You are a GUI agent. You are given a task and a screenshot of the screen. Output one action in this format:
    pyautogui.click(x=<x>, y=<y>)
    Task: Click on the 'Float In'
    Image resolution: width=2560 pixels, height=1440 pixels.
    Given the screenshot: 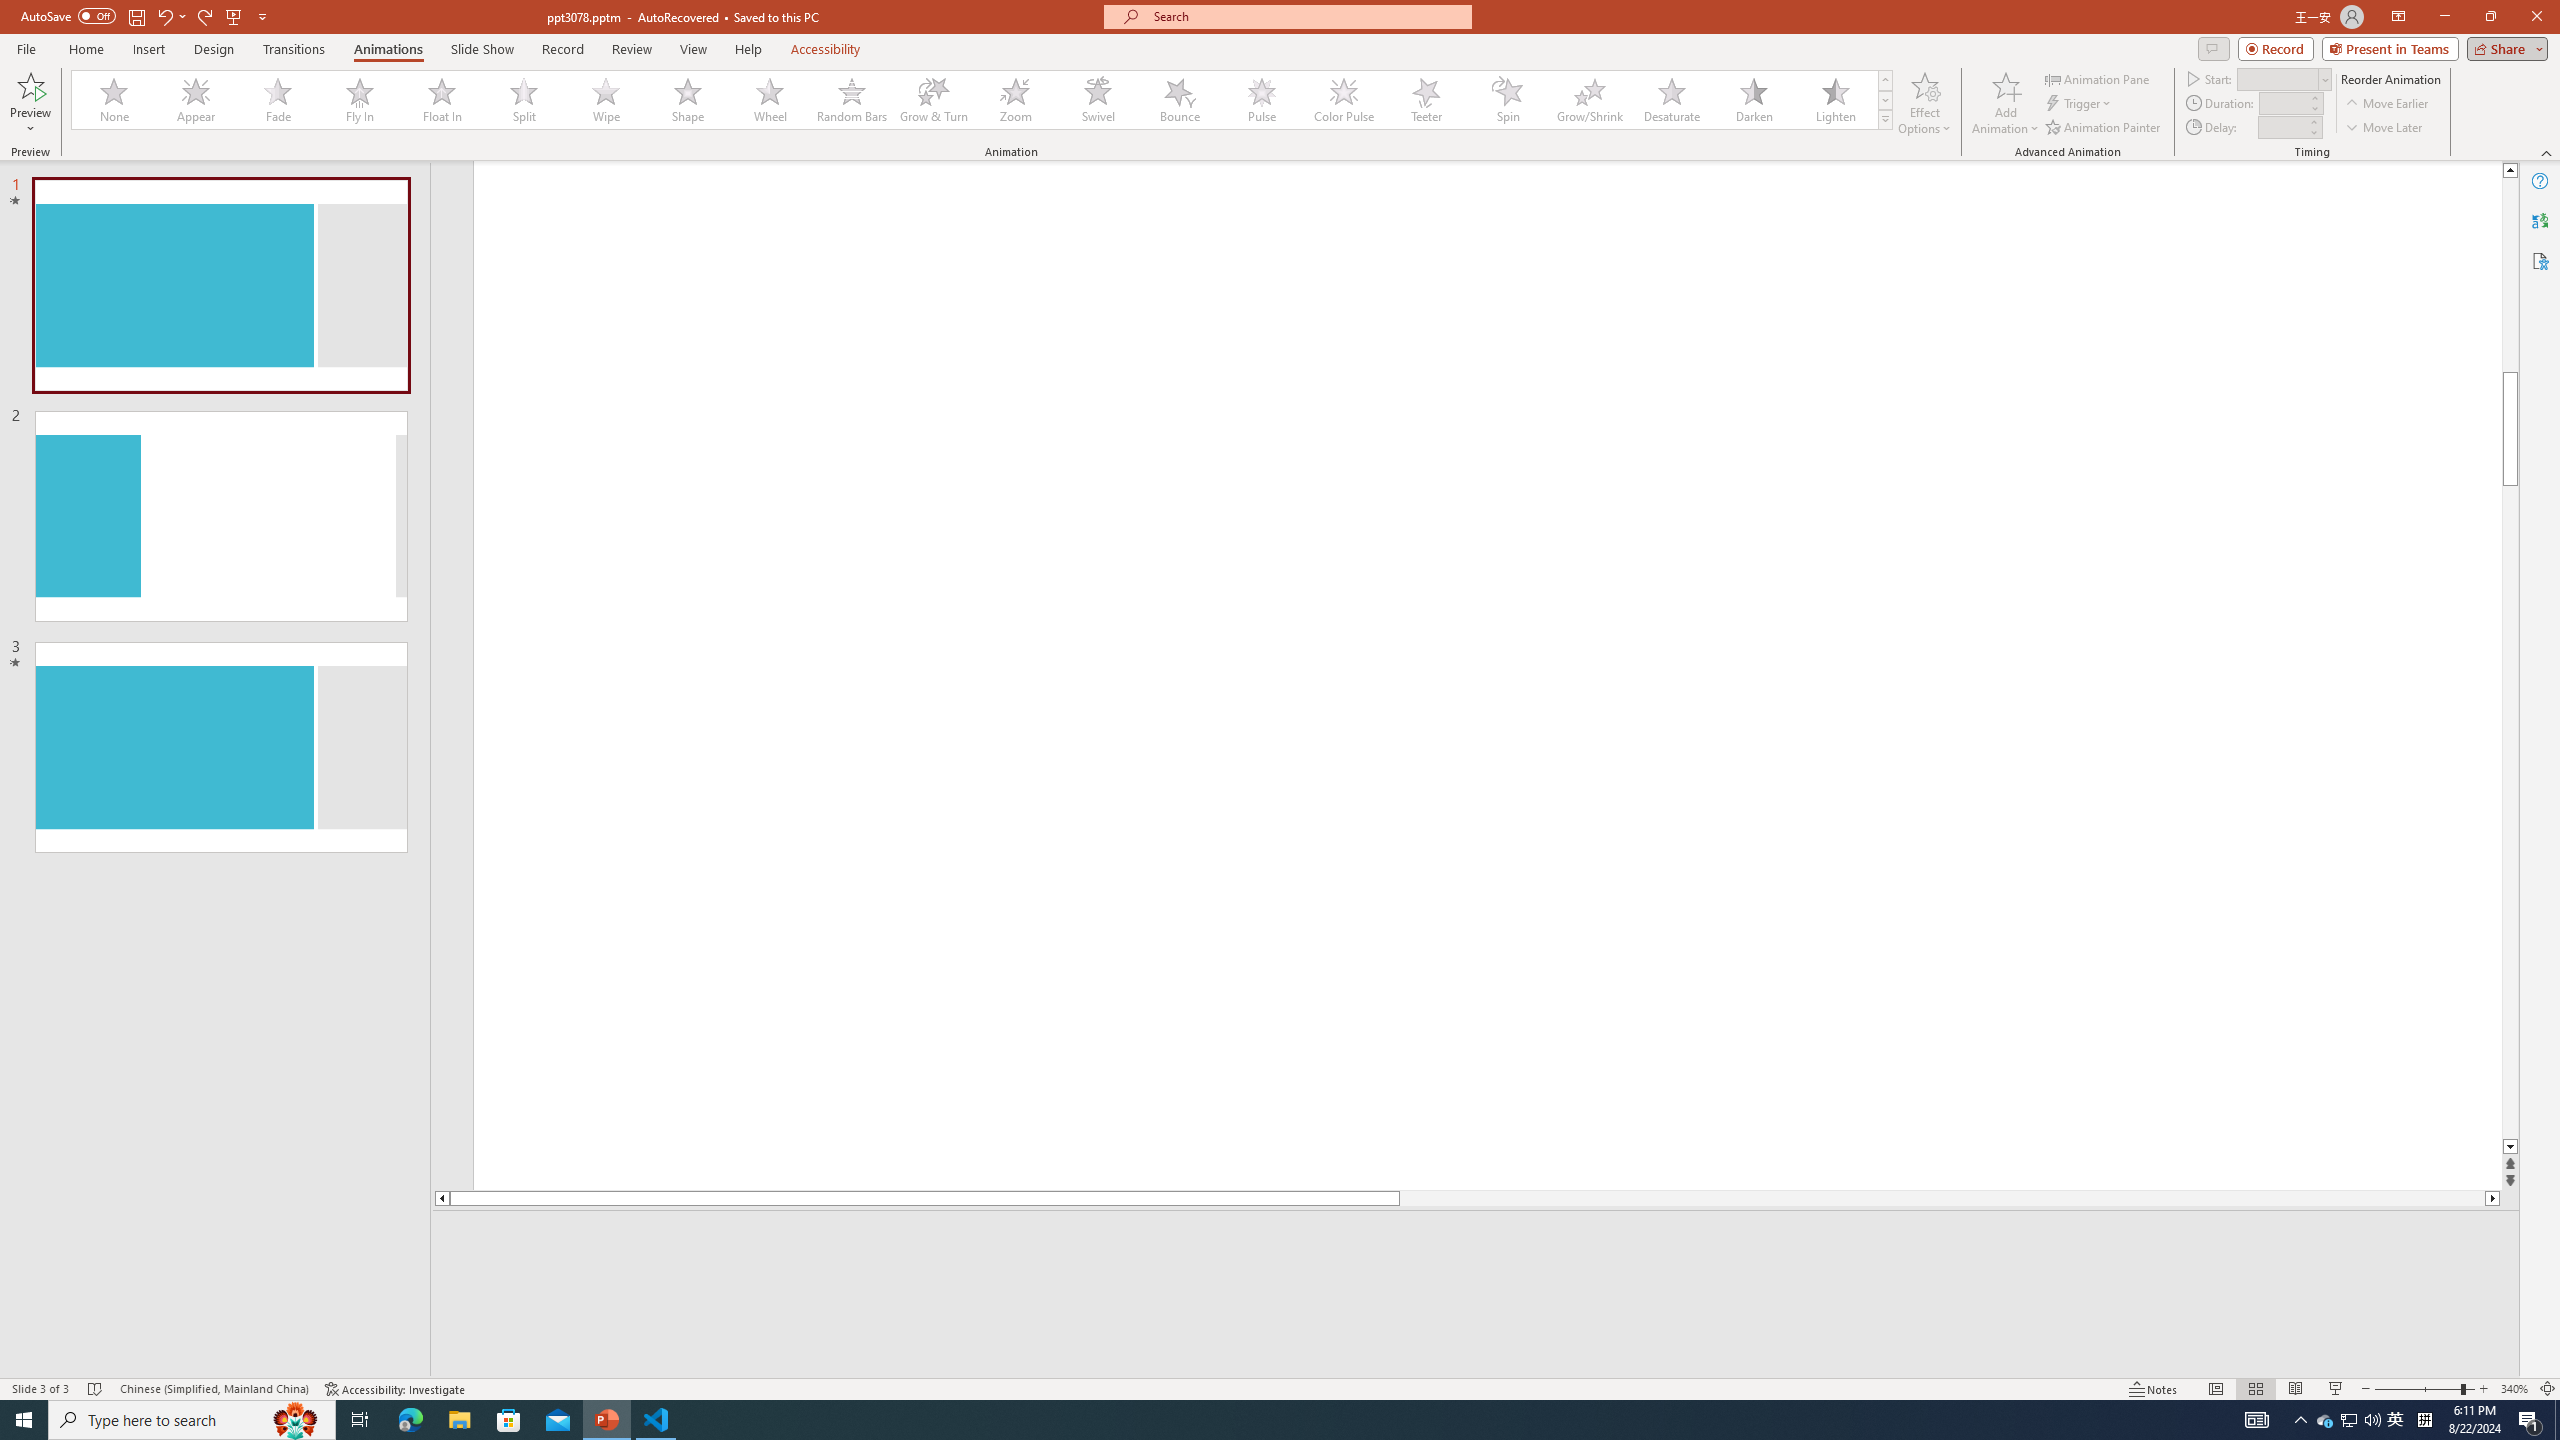 What is the action you would take?
    pyautogui.click(x=441, y=99)
    